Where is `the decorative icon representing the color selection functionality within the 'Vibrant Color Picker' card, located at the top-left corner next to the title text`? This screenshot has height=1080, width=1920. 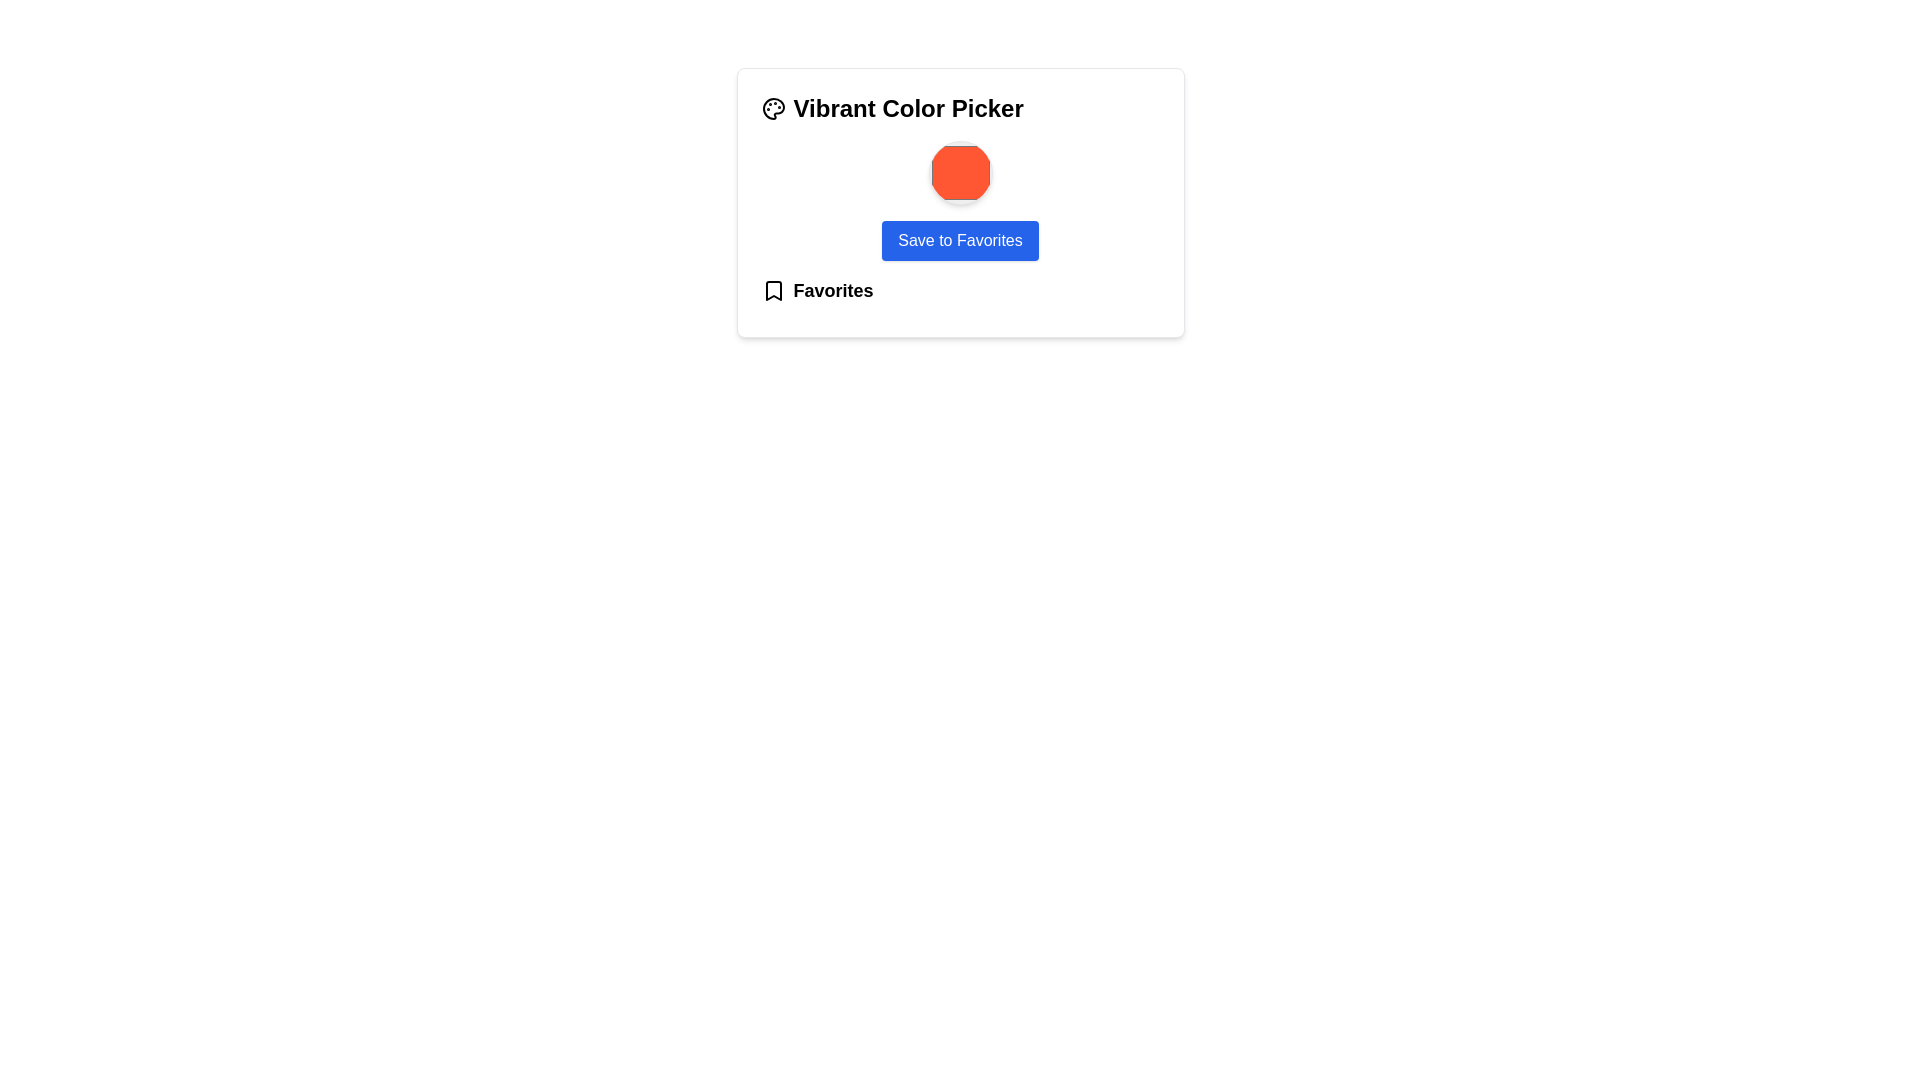
the decorative icon representing the color selection functionality within the 'Vibrant Color Picker' card, located at the top-left corner next to the title text is located at coordinates (772, 108).